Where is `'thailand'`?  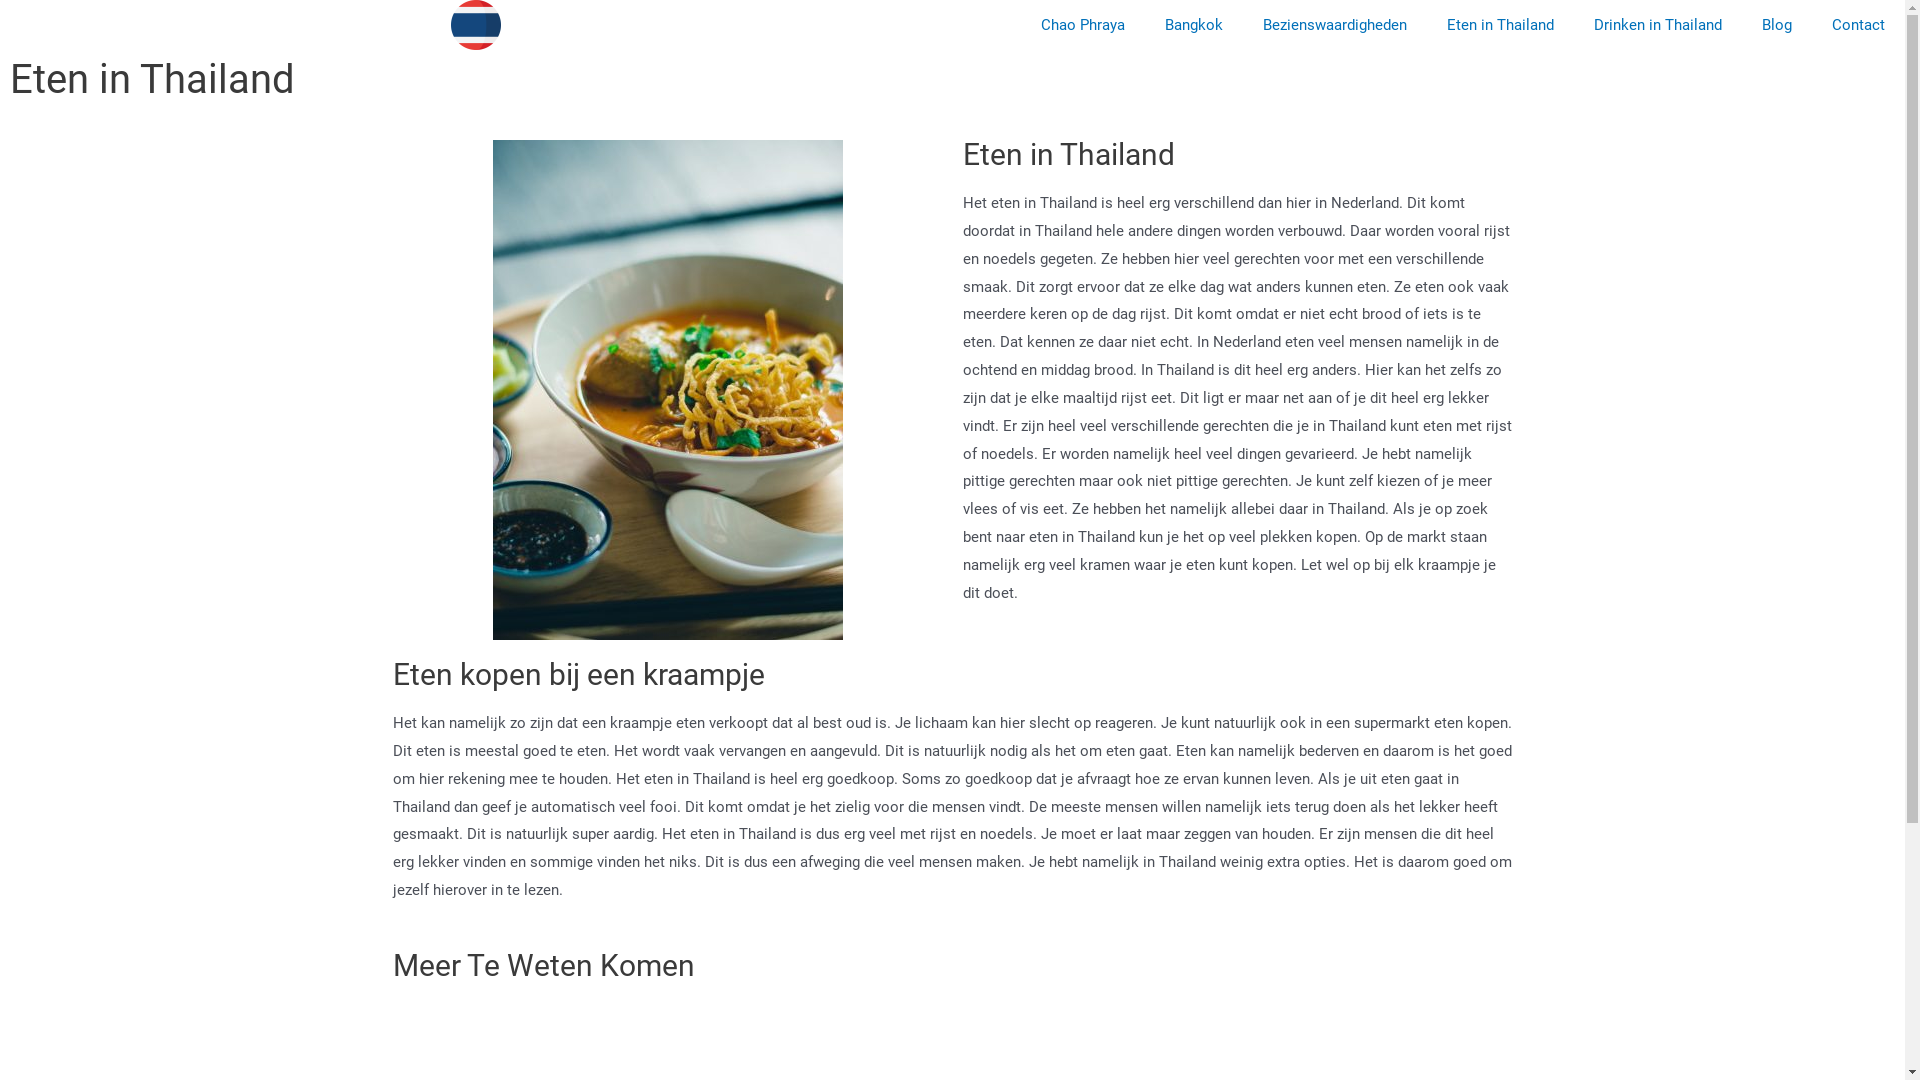
'thailand' is located at coordinates (474, 24).